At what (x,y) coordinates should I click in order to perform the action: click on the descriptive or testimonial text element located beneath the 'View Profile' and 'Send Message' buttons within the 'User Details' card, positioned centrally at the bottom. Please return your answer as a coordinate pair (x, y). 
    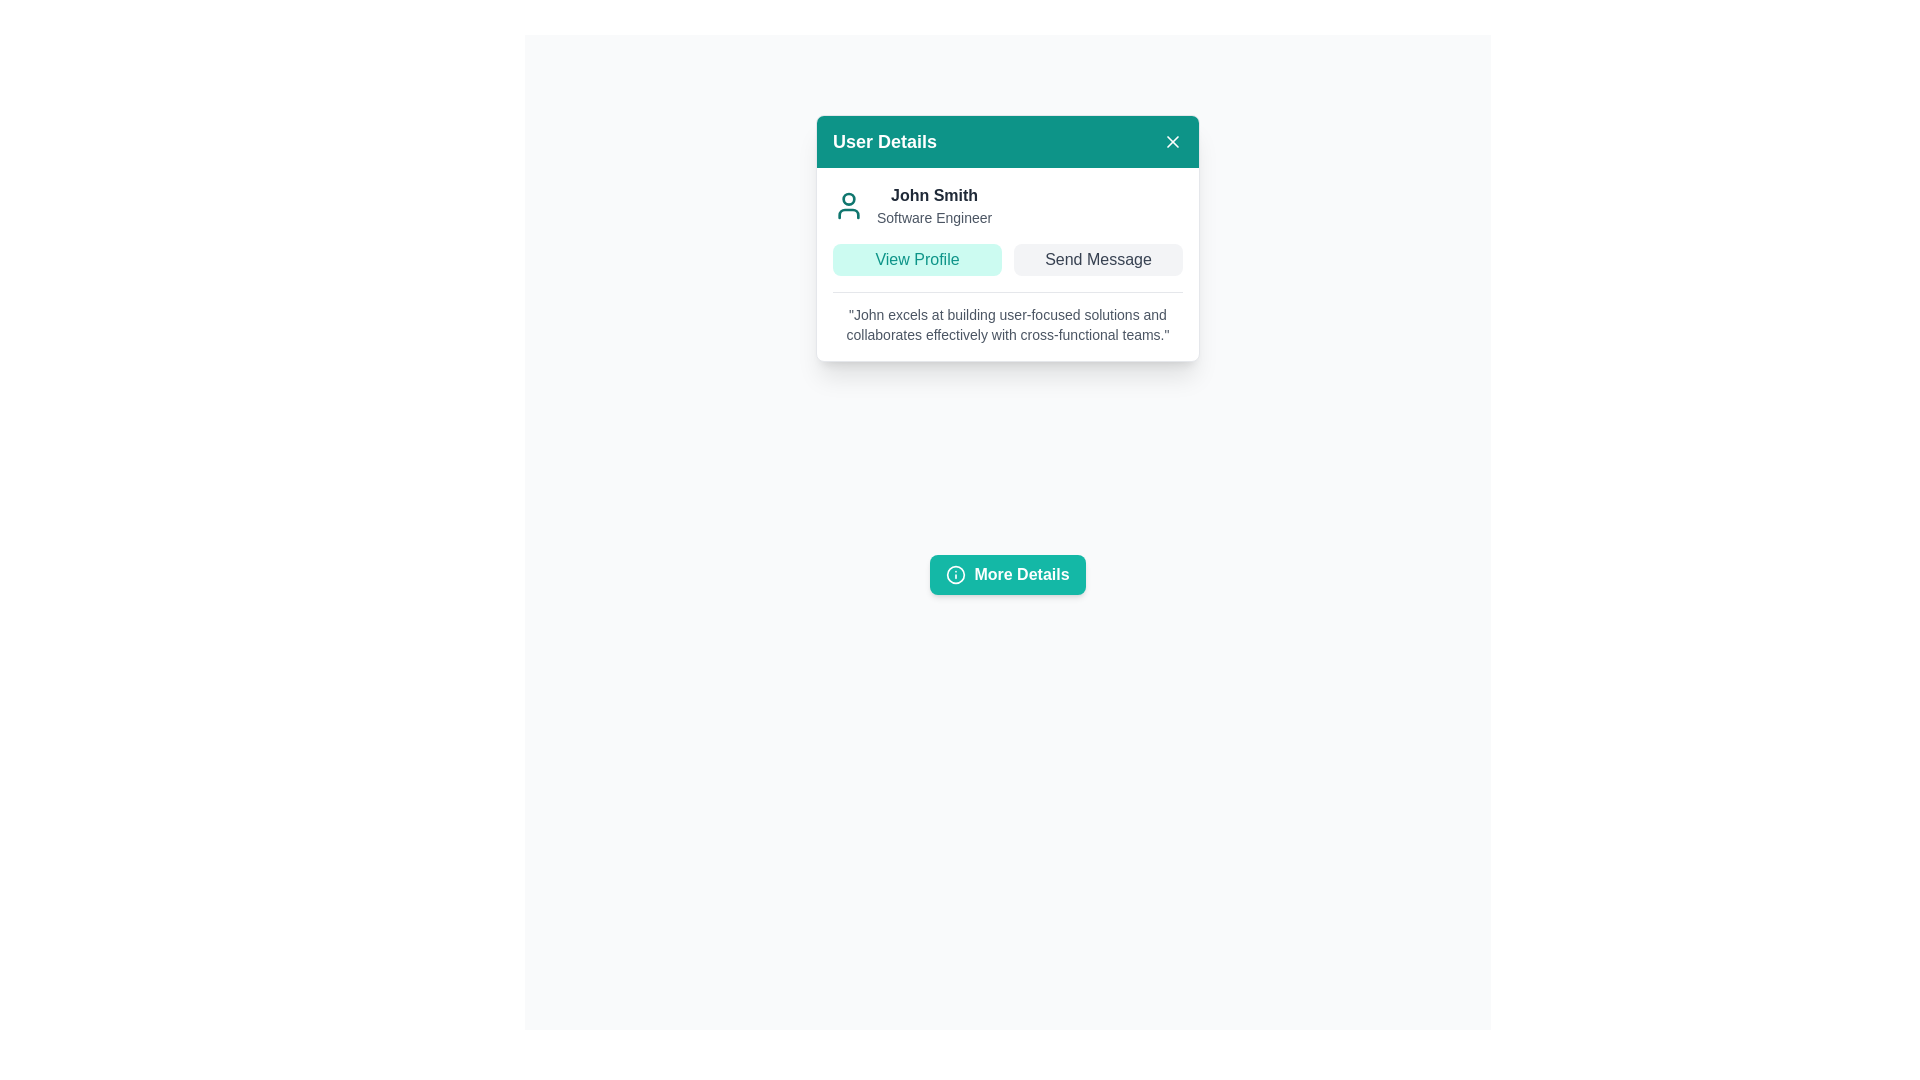
    Looking at the image, I should click on (1008, 316).